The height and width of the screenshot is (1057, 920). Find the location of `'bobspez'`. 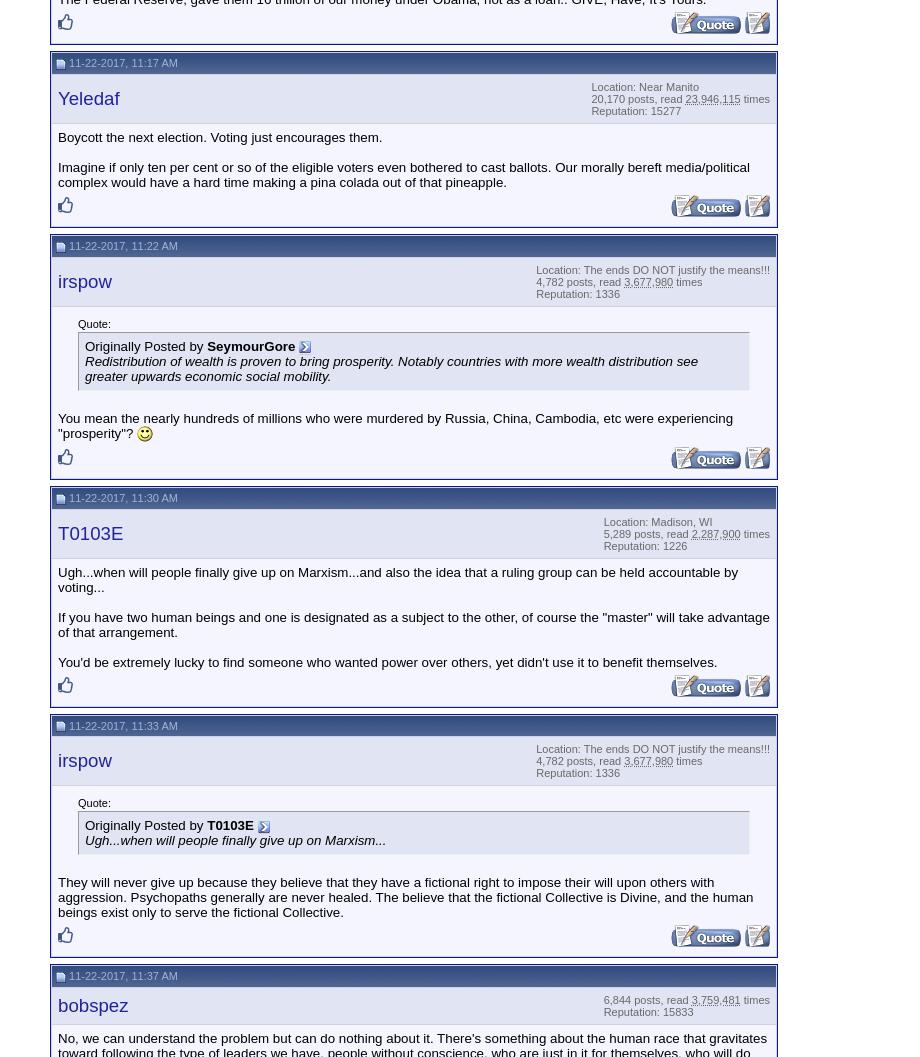

'bobspez' is located at coordinates (93, 1003).